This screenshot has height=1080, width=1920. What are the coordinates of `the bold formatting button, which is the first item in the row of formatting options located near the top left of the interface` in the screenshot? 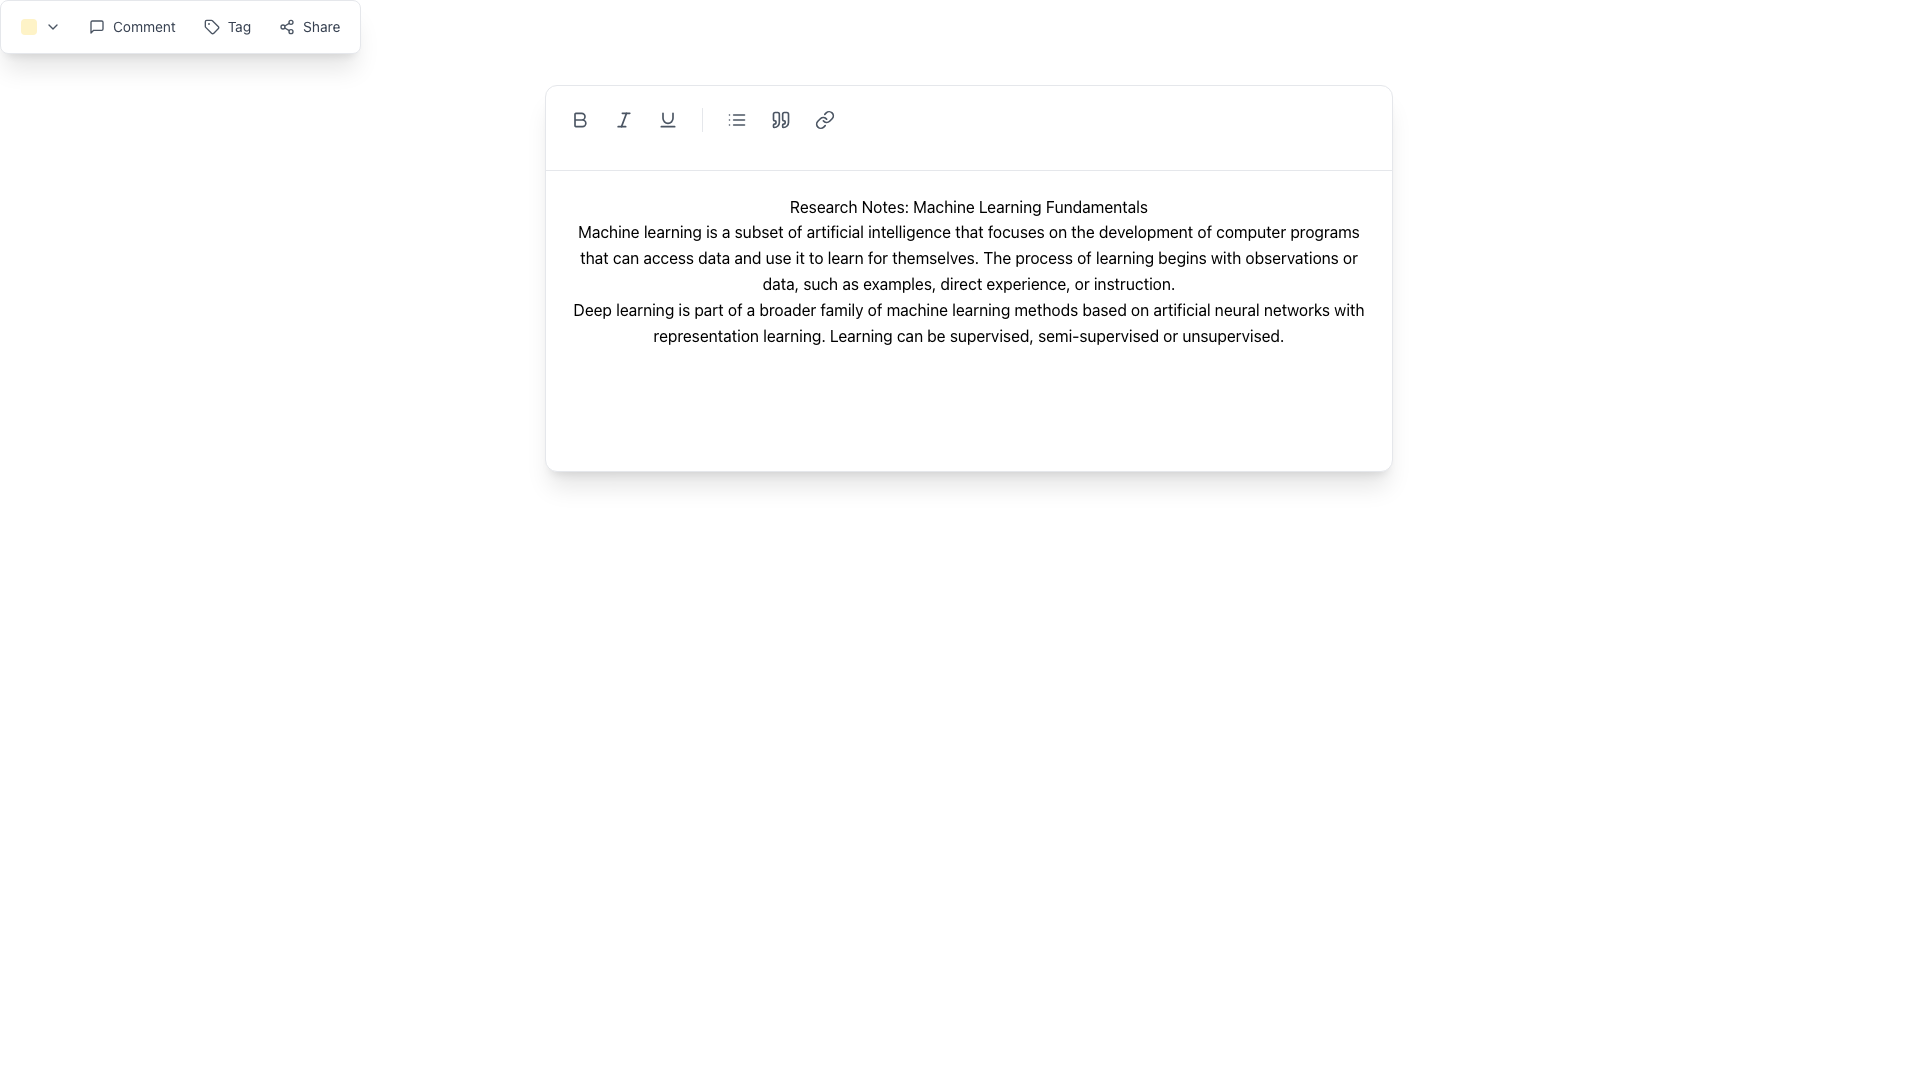 It's located at (579, 119).